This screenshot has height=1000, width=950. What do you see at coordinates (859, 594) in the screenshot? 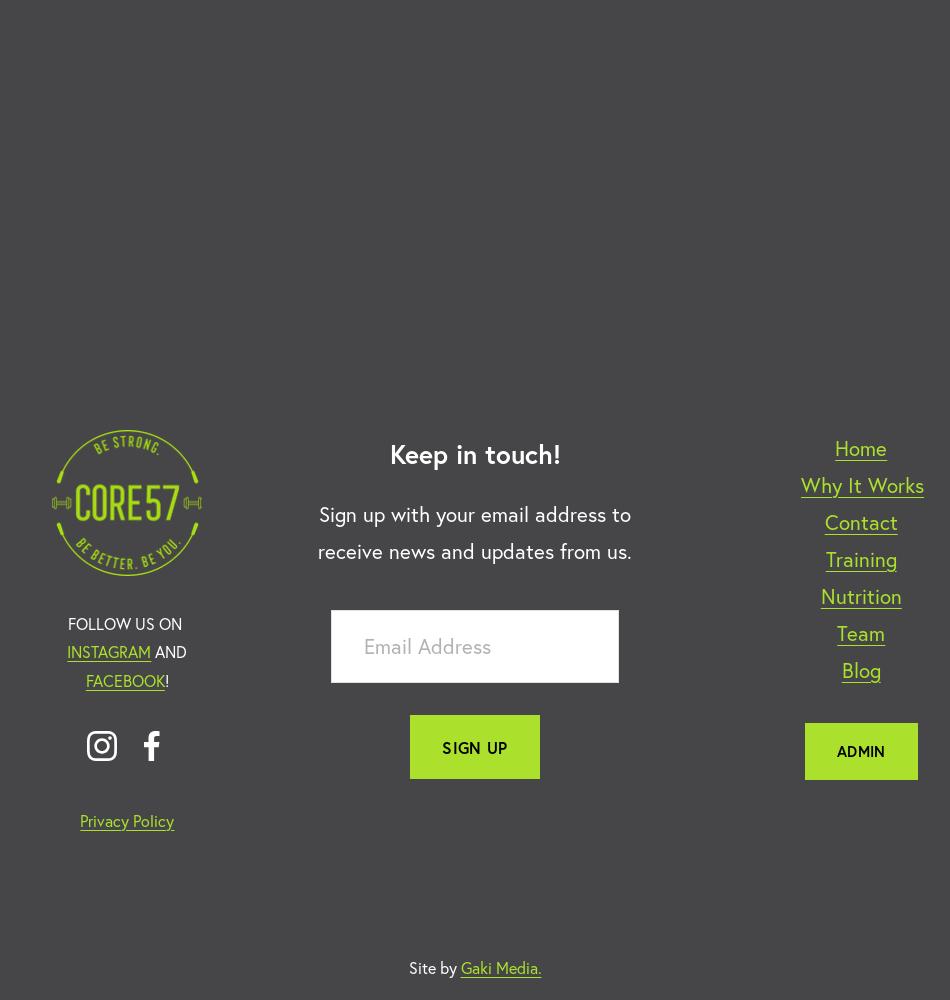
I see `'Nutrition'` at bounding box center [859, 594].